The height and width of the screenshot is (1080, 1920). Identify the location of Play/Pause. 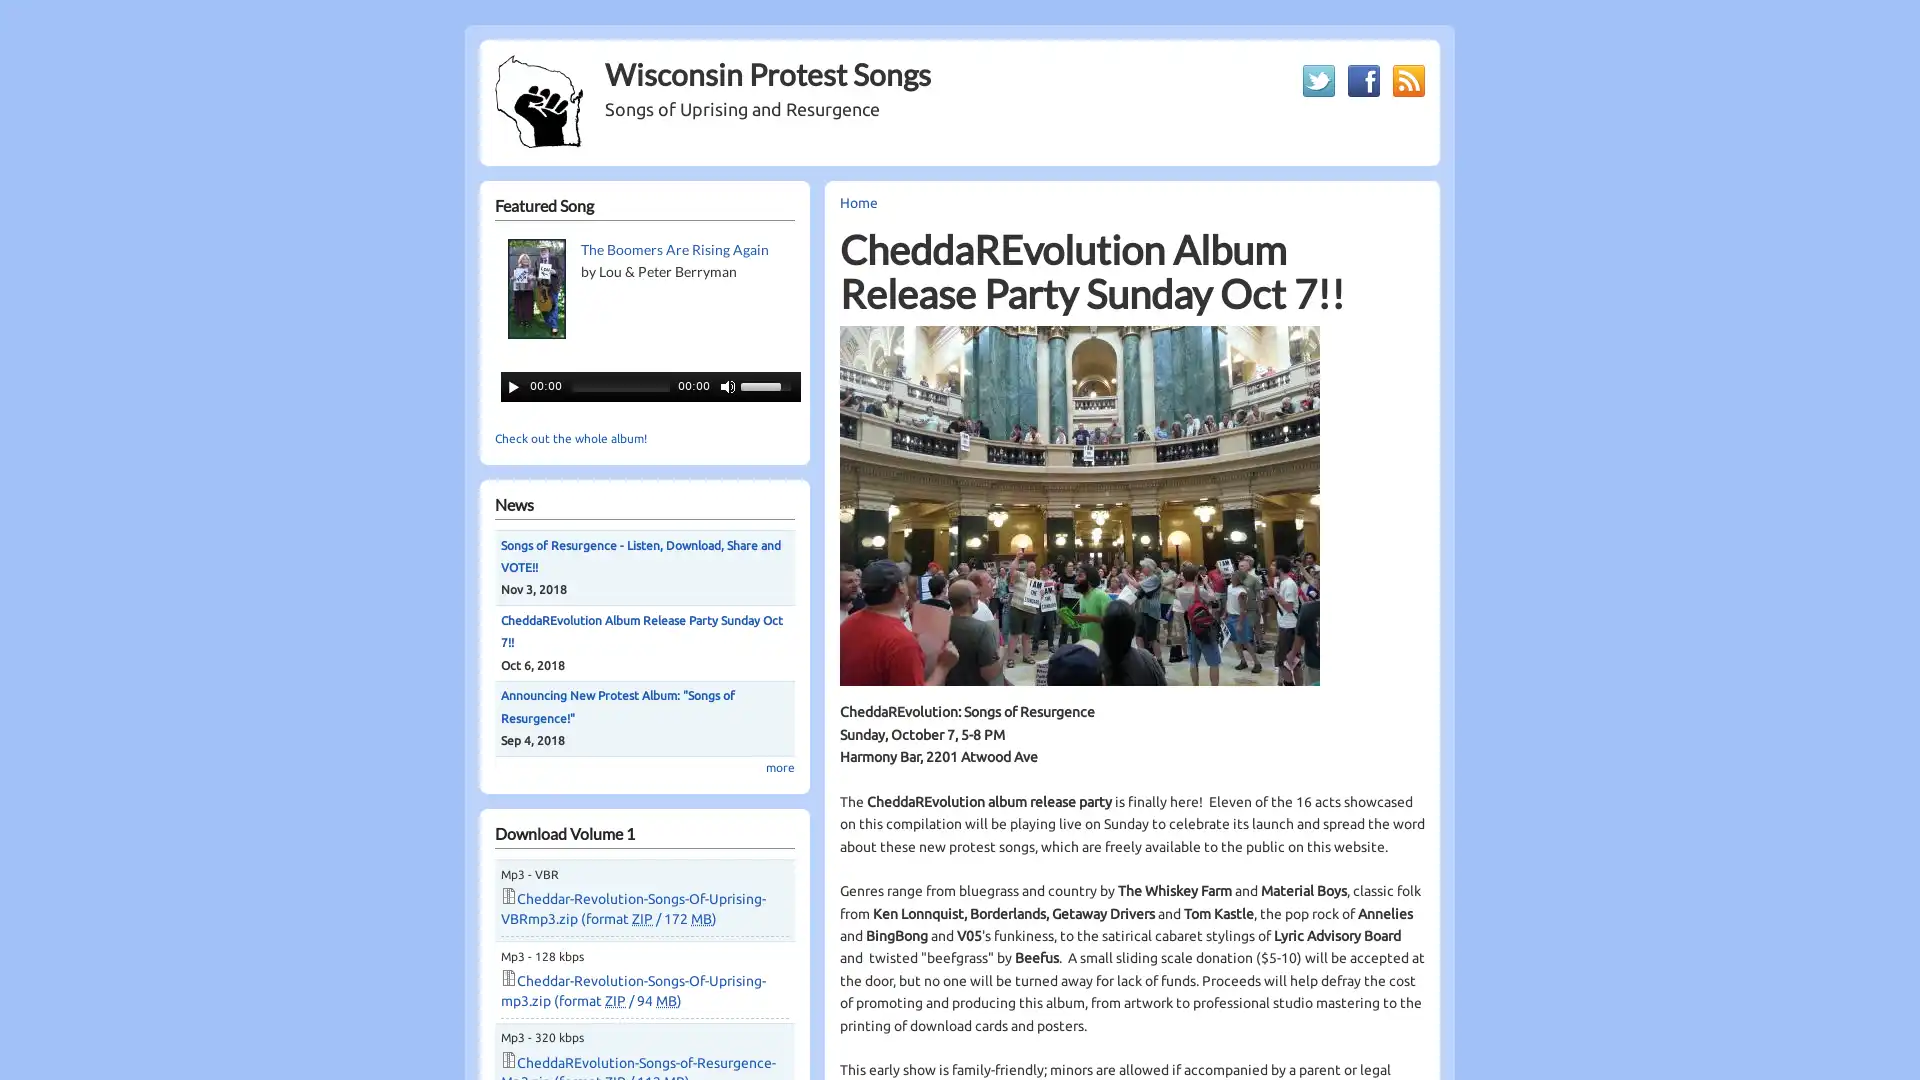
(513, 385).